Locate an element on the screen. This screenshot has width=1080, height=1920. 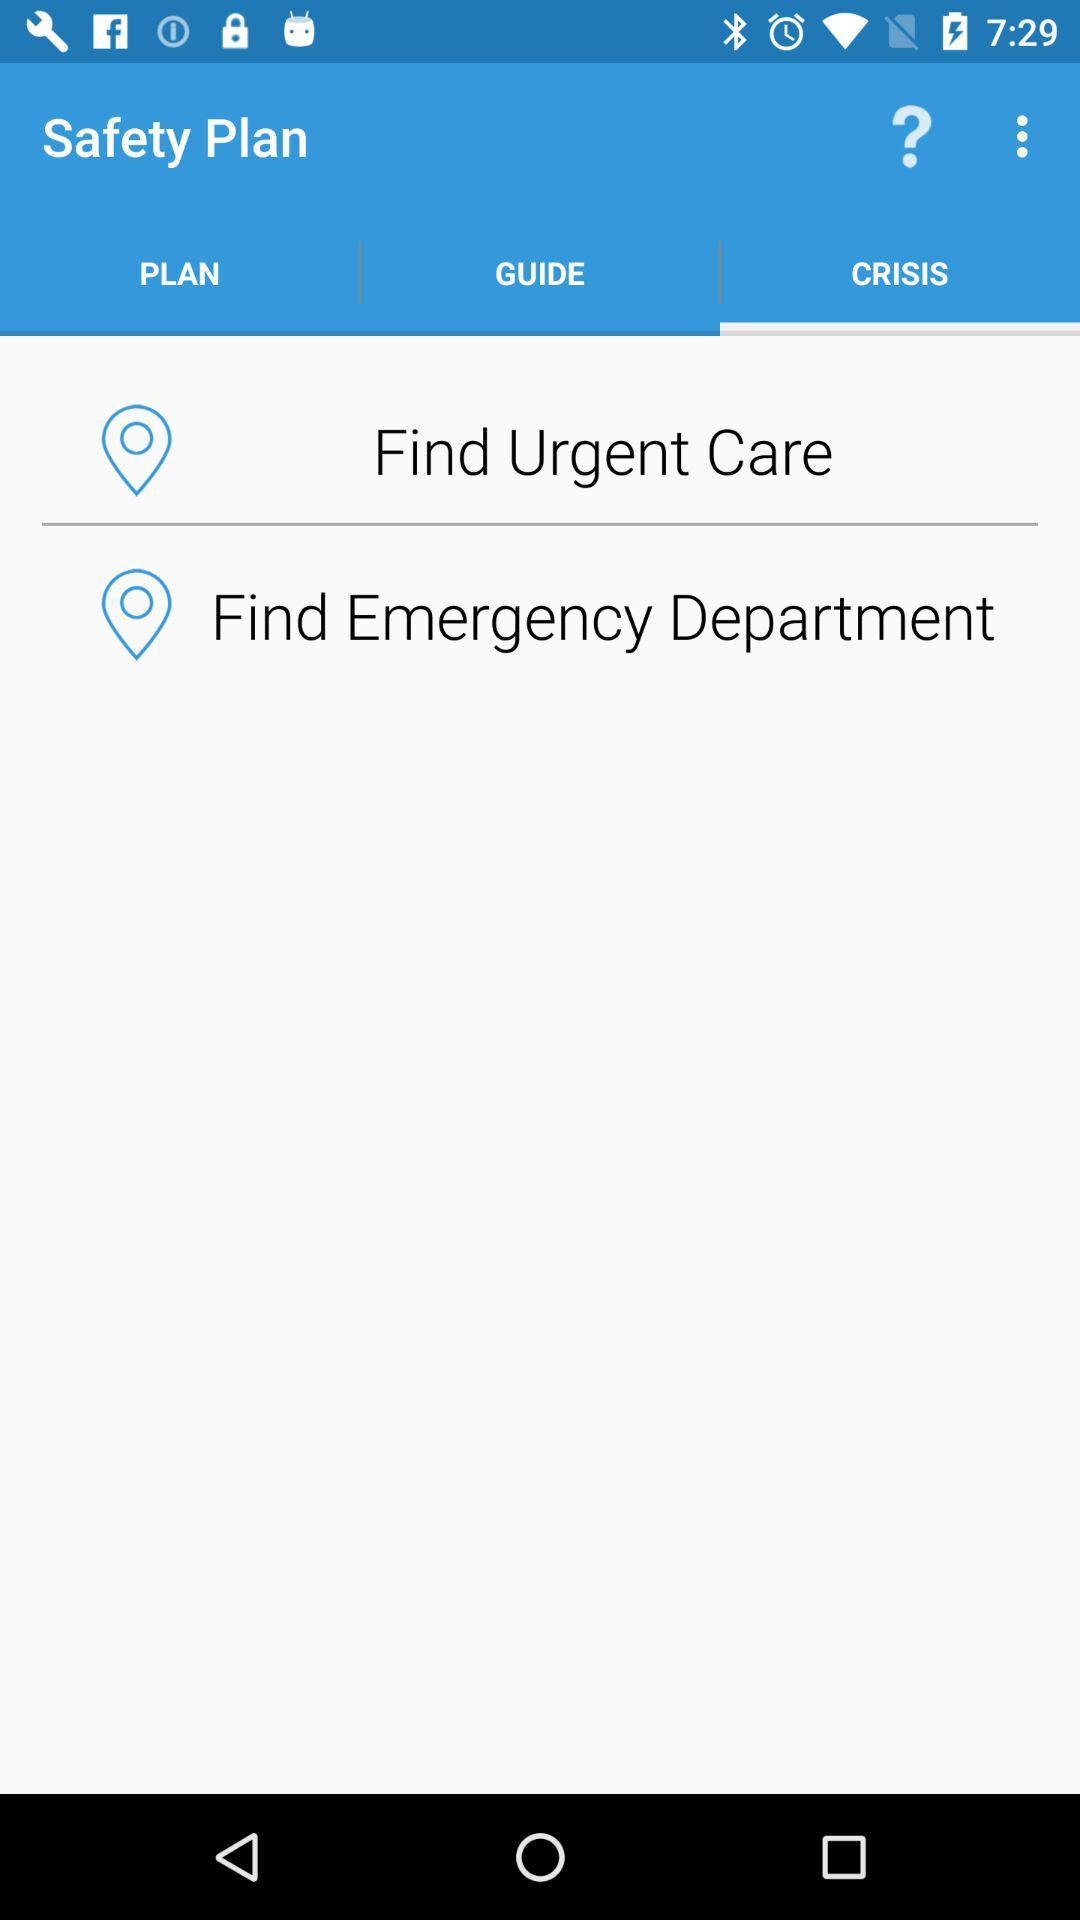
find emergency department button is located at coordinates (540, 613).